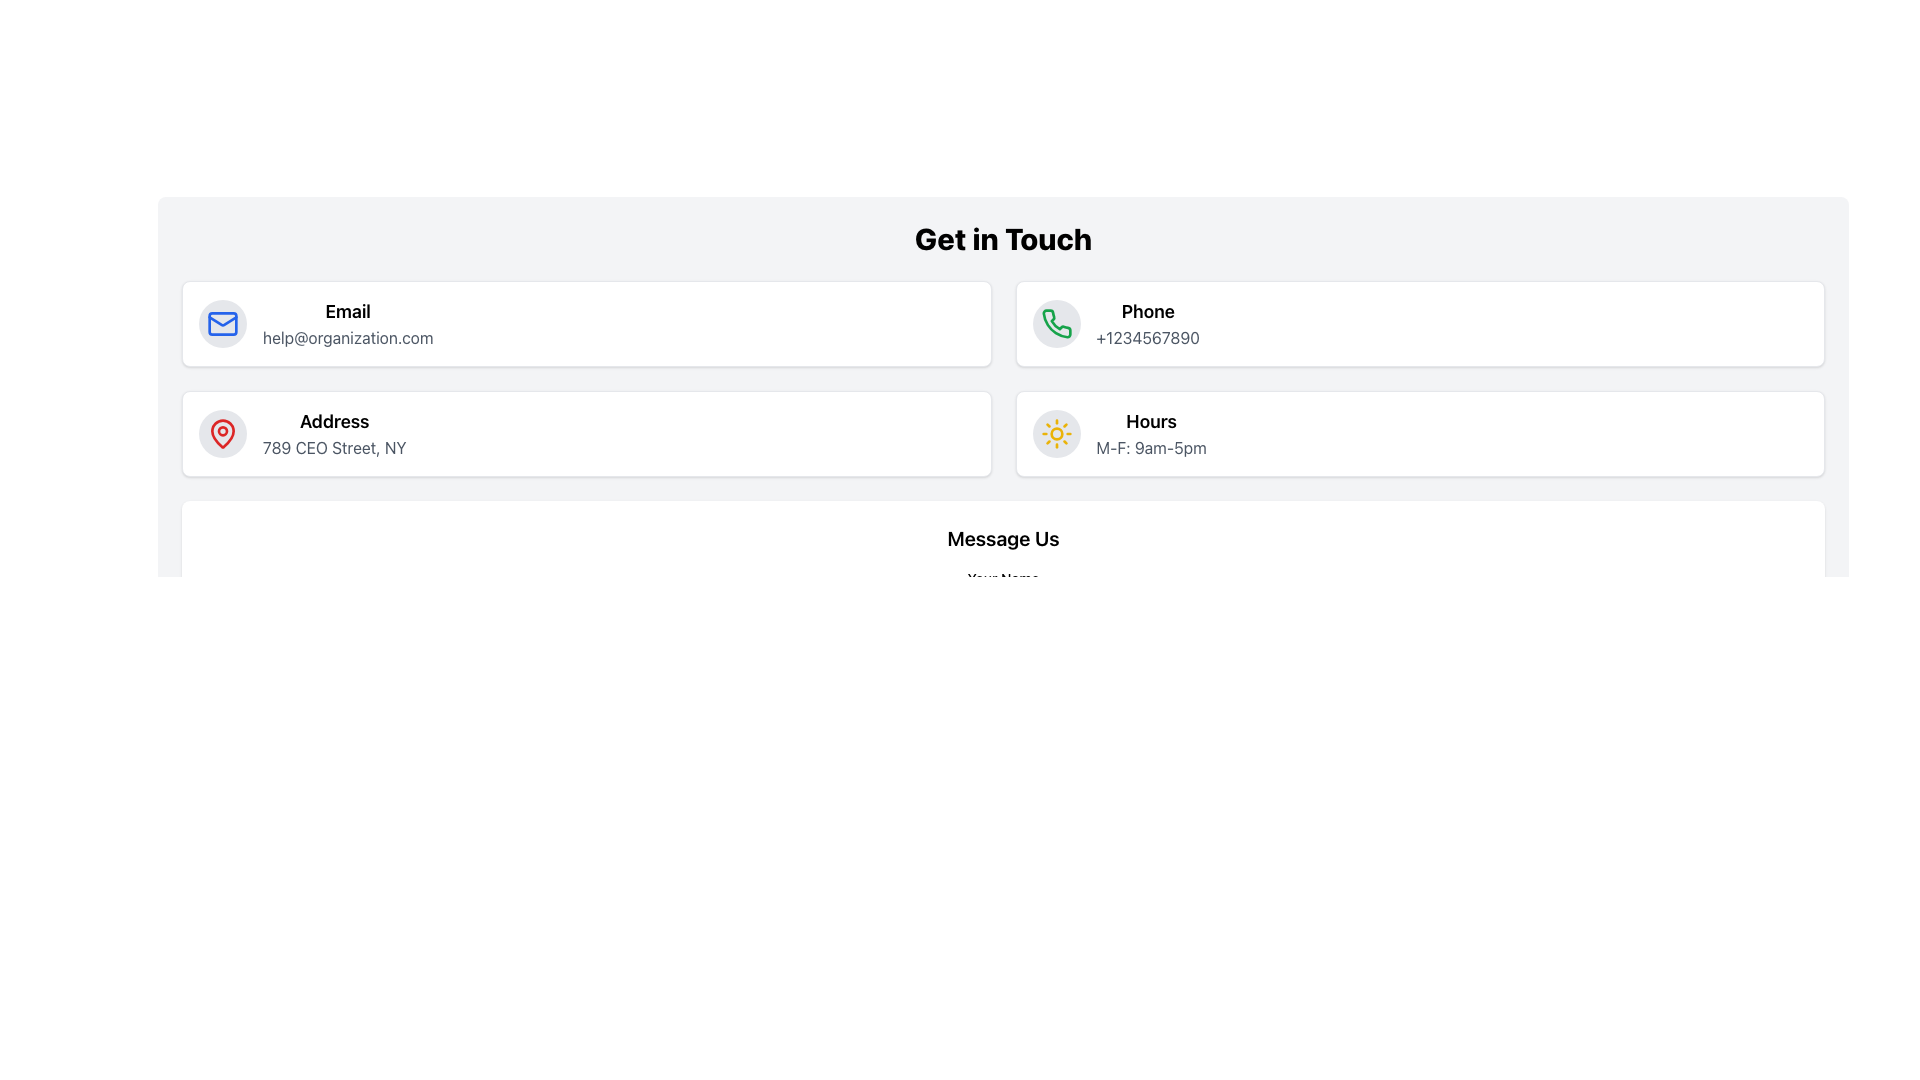  Describe the element at coordinates (222, 323) in the screenshot. I see `the primary rectangular body of the envelope icon located to the left of the 'Email' label text` at that location.